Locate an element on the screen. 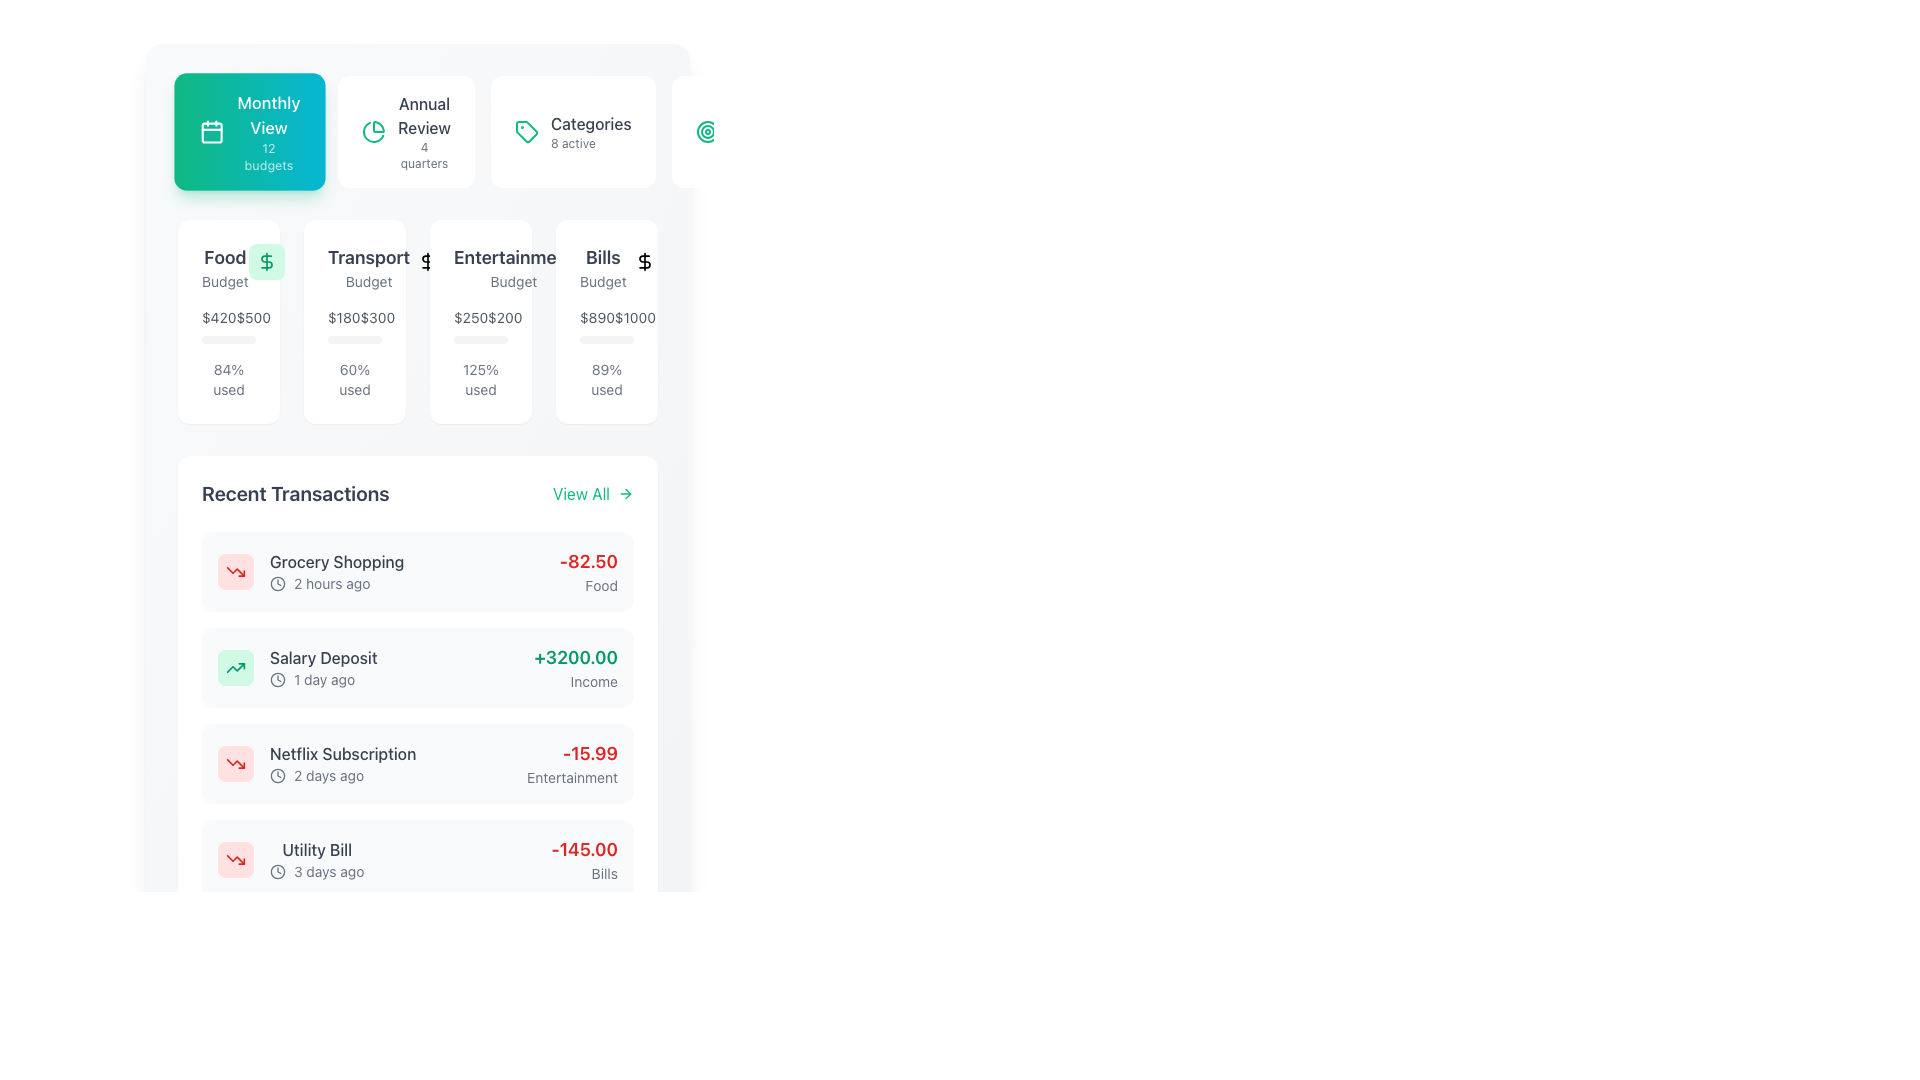 The height and width of the screenshot is (1080, 1920). the progress bar segment, which has a violet fill and is positioned below the 'Entertainment Budget' section in the 'Monthly View' interface is located at coordinates (487, 338).